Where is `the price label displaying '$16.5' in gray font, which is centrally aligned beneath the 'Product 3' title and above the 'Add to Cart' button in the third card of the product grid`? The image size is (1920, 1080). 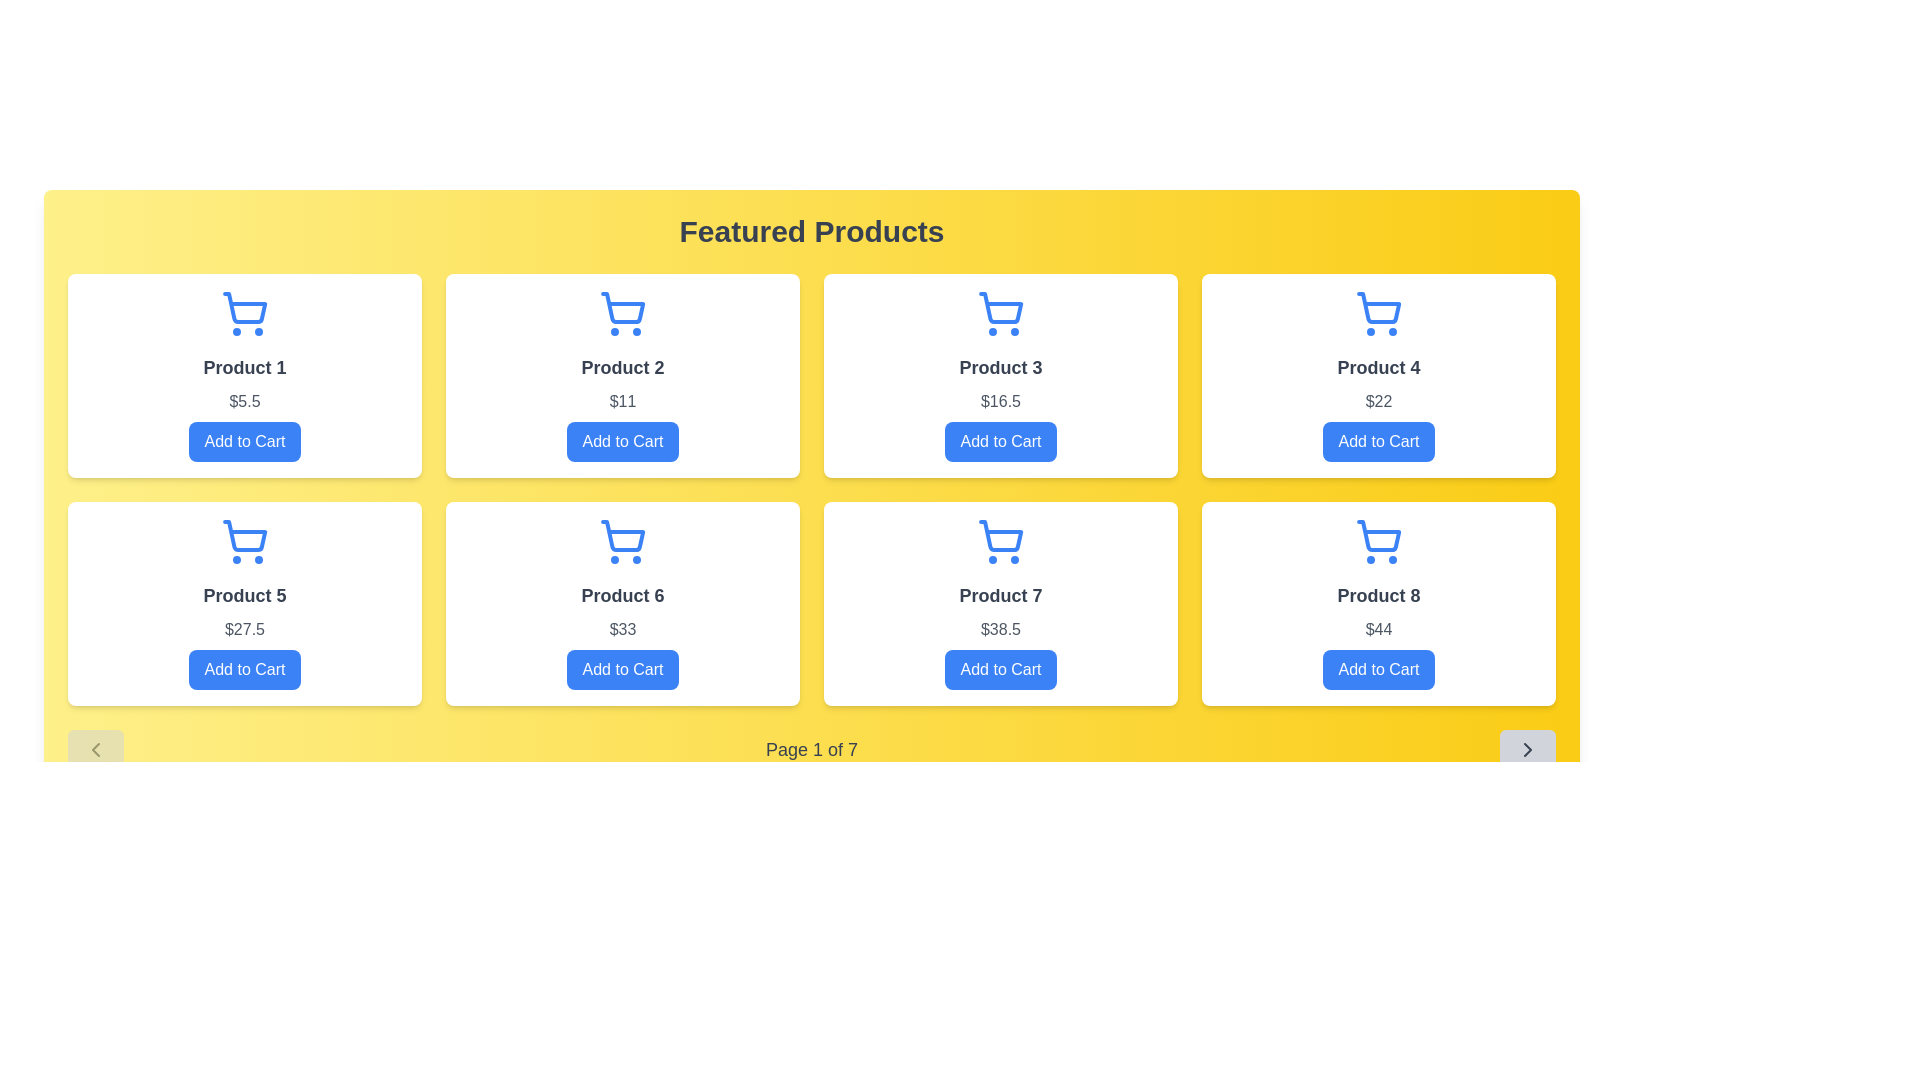 the price label displaying '$16.5' in gray font, which is centrally aligned beneath the 'Product 3' title and above the 'Add to Cart' button in the third card of the product grid is located at coordinates (1001, 401).